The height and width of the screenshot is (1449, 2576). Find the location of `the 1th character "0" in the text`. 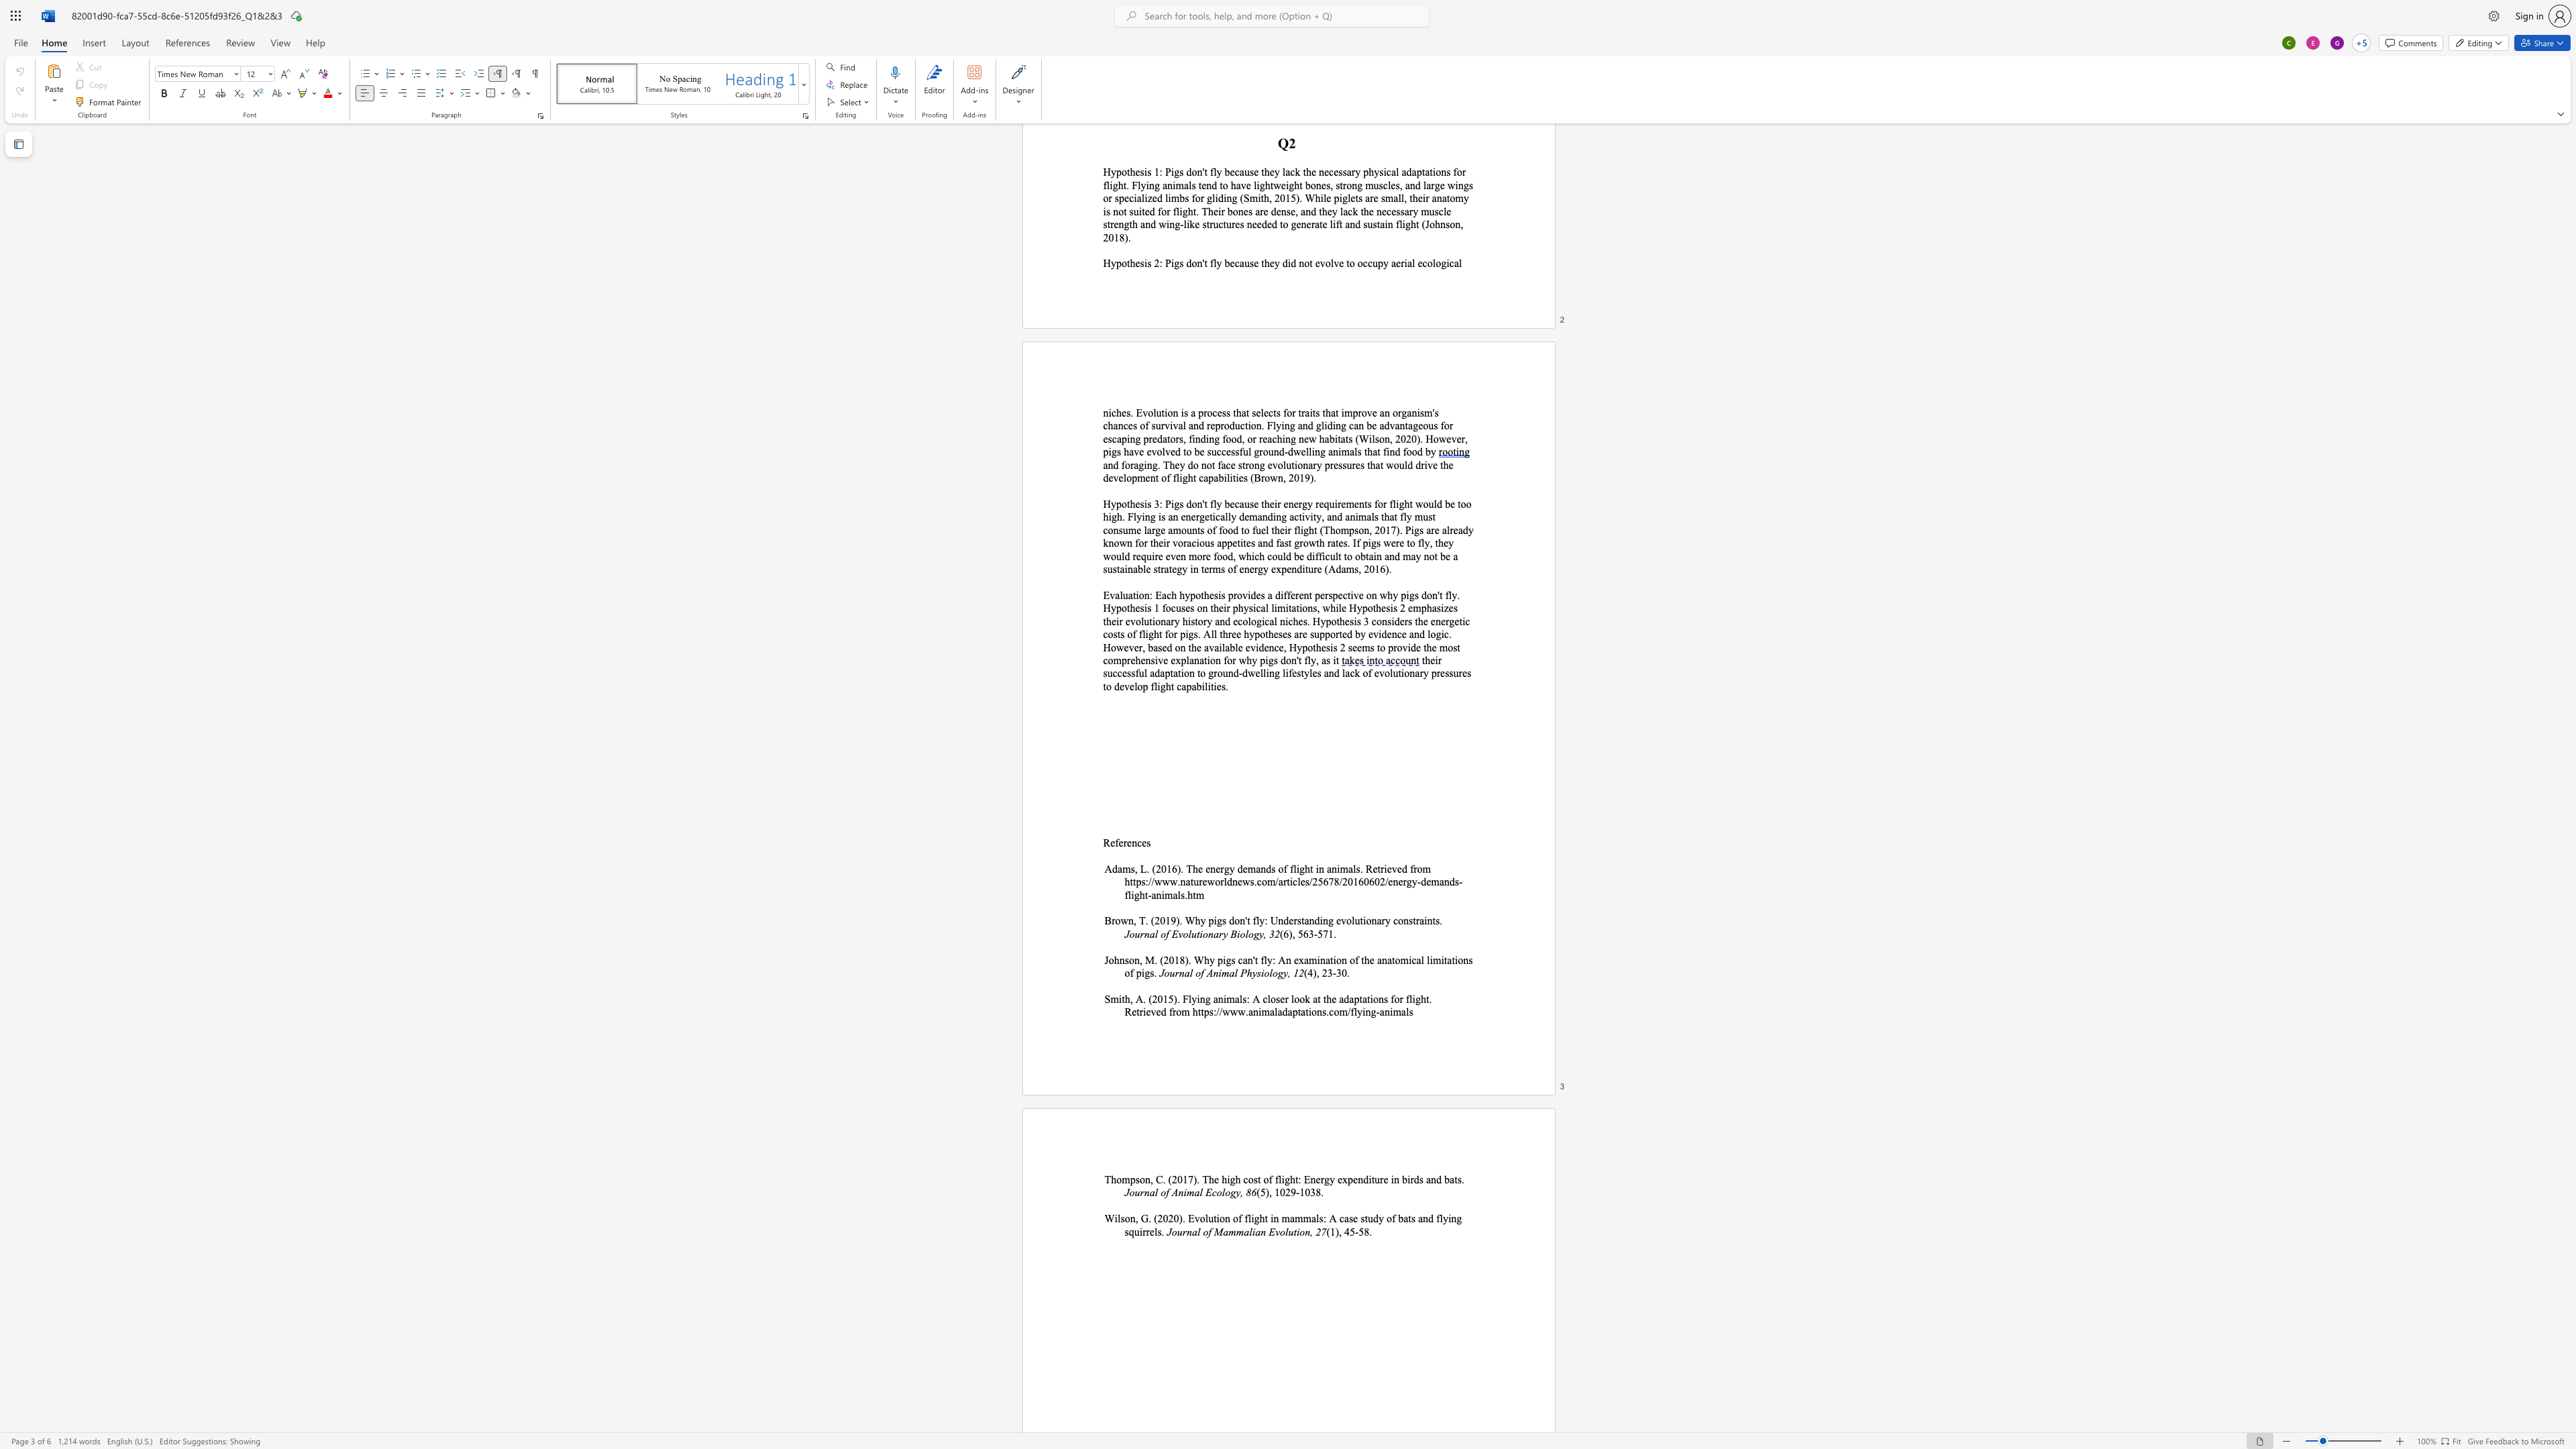

the 1th character "0" in the text is located at coordinates (1164, 1218).